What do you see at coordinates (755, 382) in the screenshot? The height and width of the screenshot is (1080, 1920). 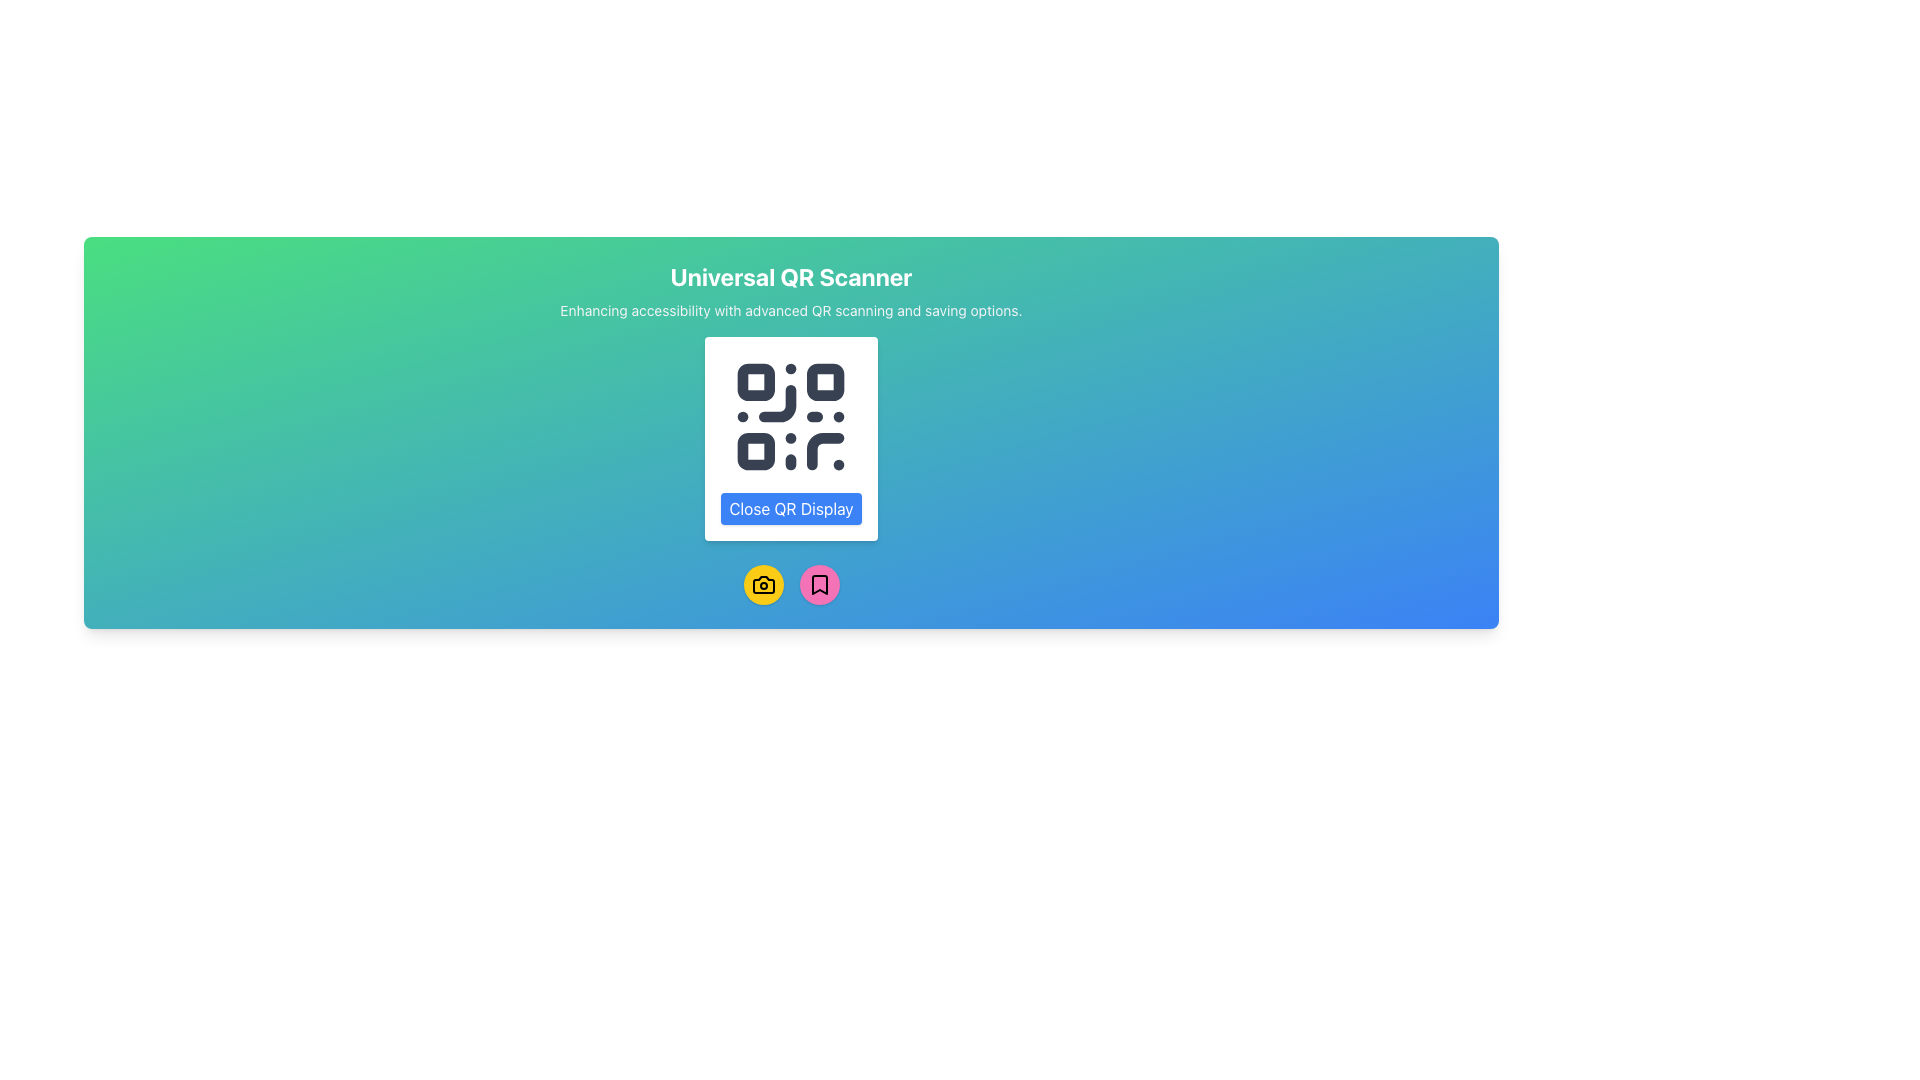 I see `the first decorative square from the left on the top row of the QR code pattern located in the center of the page` at bounding box center [755, 382].